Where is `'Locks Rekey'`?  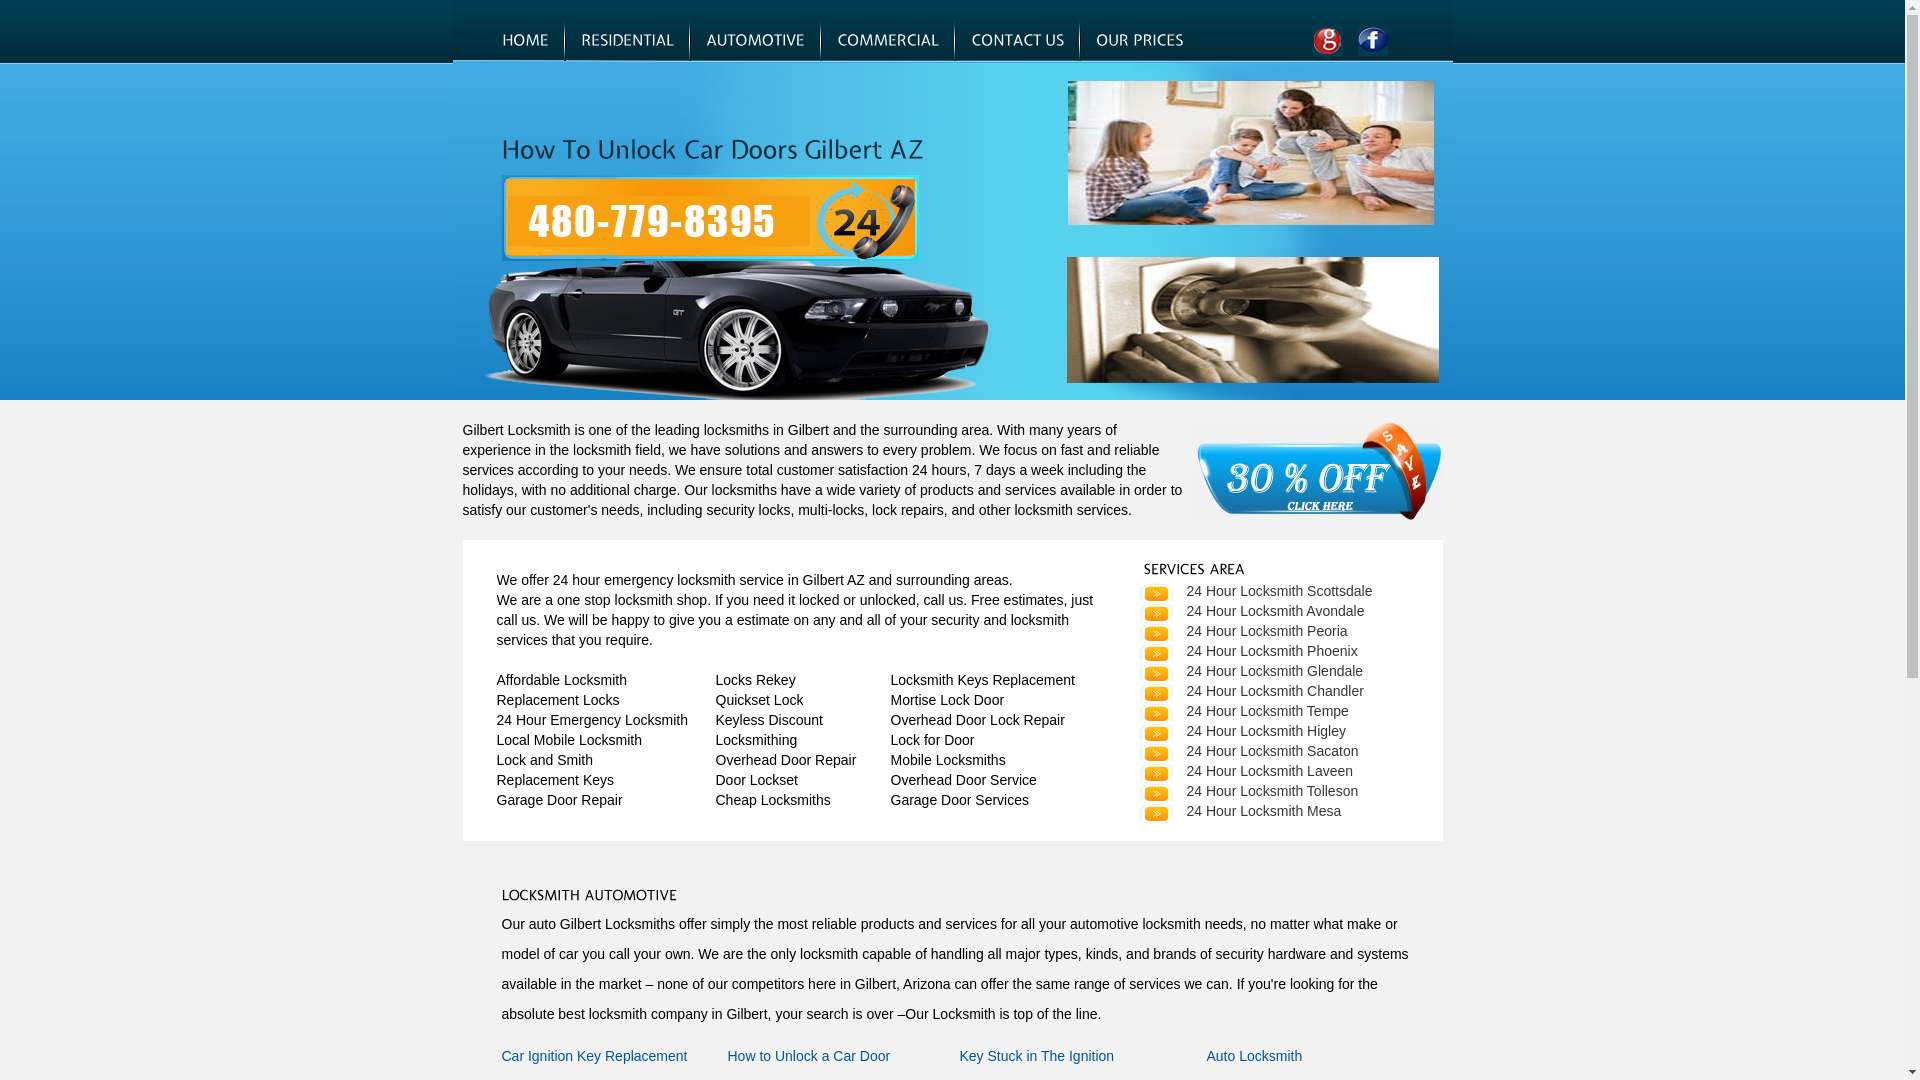 'Locks Rekey' is located at coordinates (755, 678).